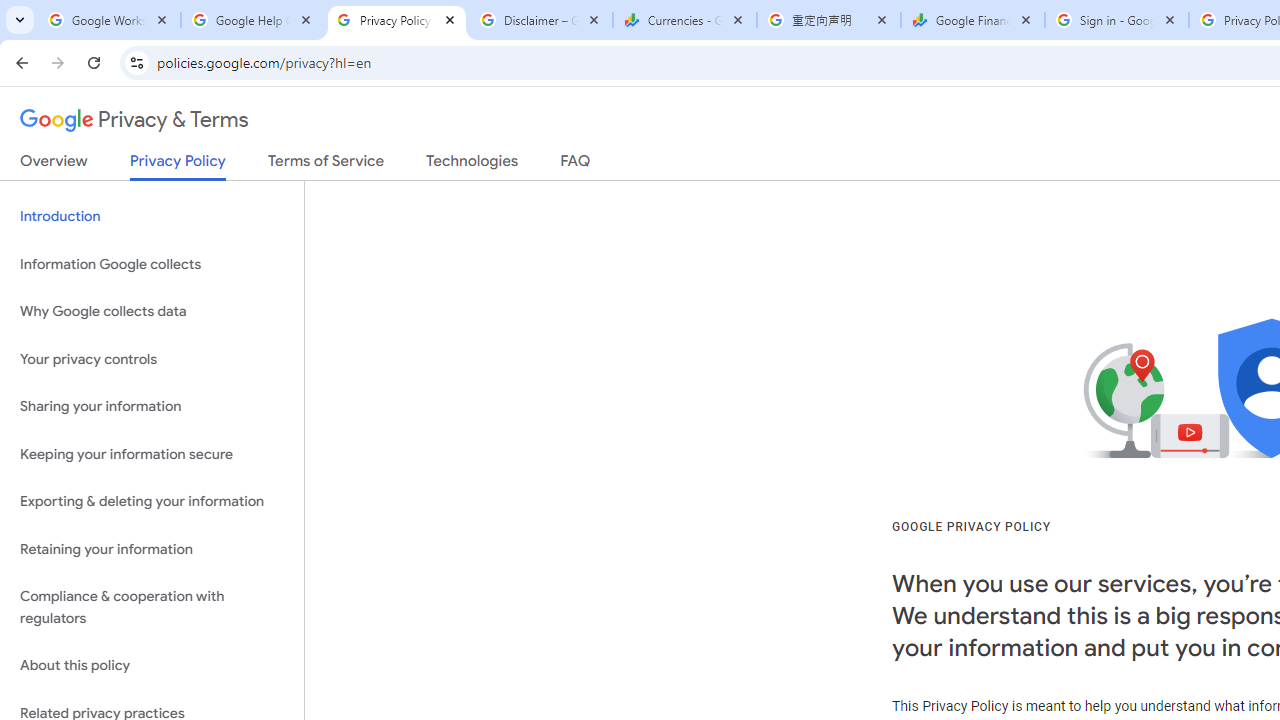  What do you see at coordinates (107, 20) in the screenshot?
I see `'Google Workspace Admin Community'` at bounding box center [107, 20].